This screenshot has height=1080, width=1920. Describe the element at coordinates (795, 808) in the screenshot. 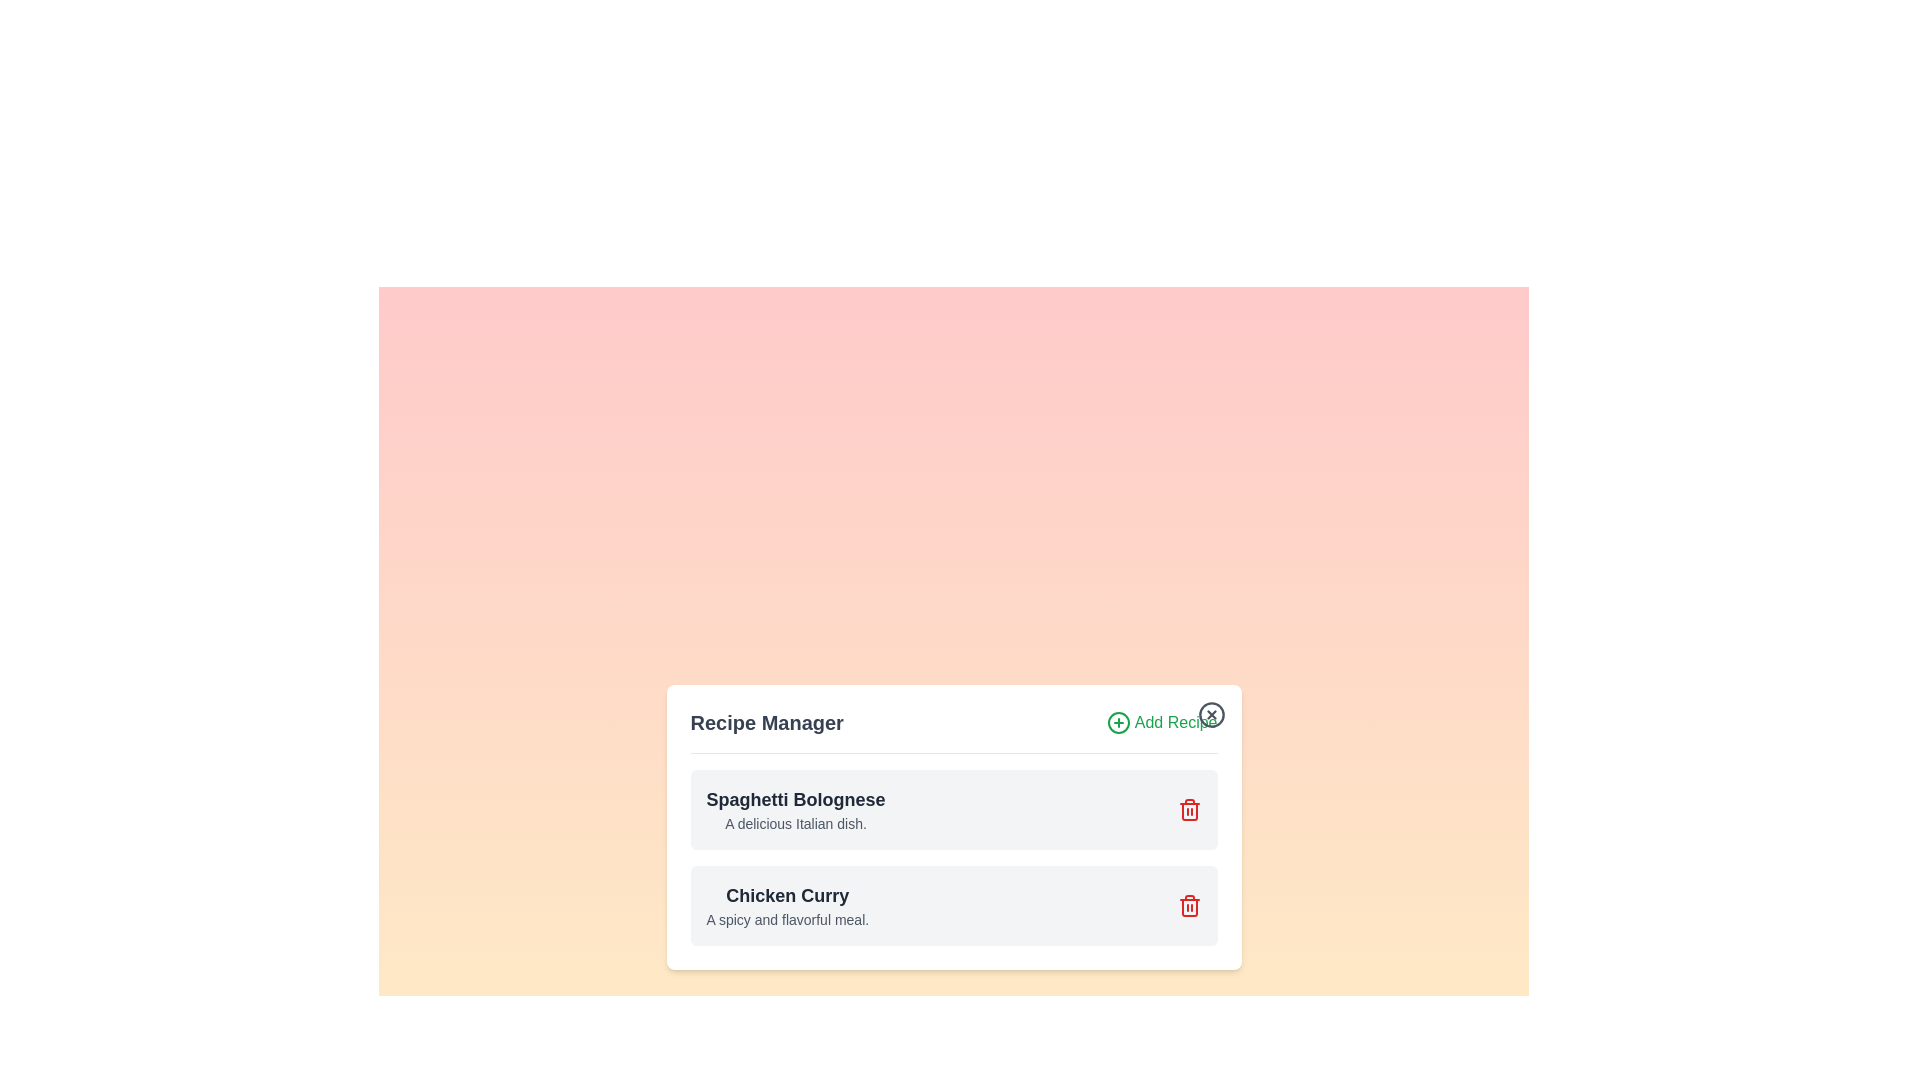

I see `text content of the Text block displaying the title 'Spaghetti Bolognese' and subtitle 'A delicious Italian dish.' in the Recipe Manager interface` at that location.